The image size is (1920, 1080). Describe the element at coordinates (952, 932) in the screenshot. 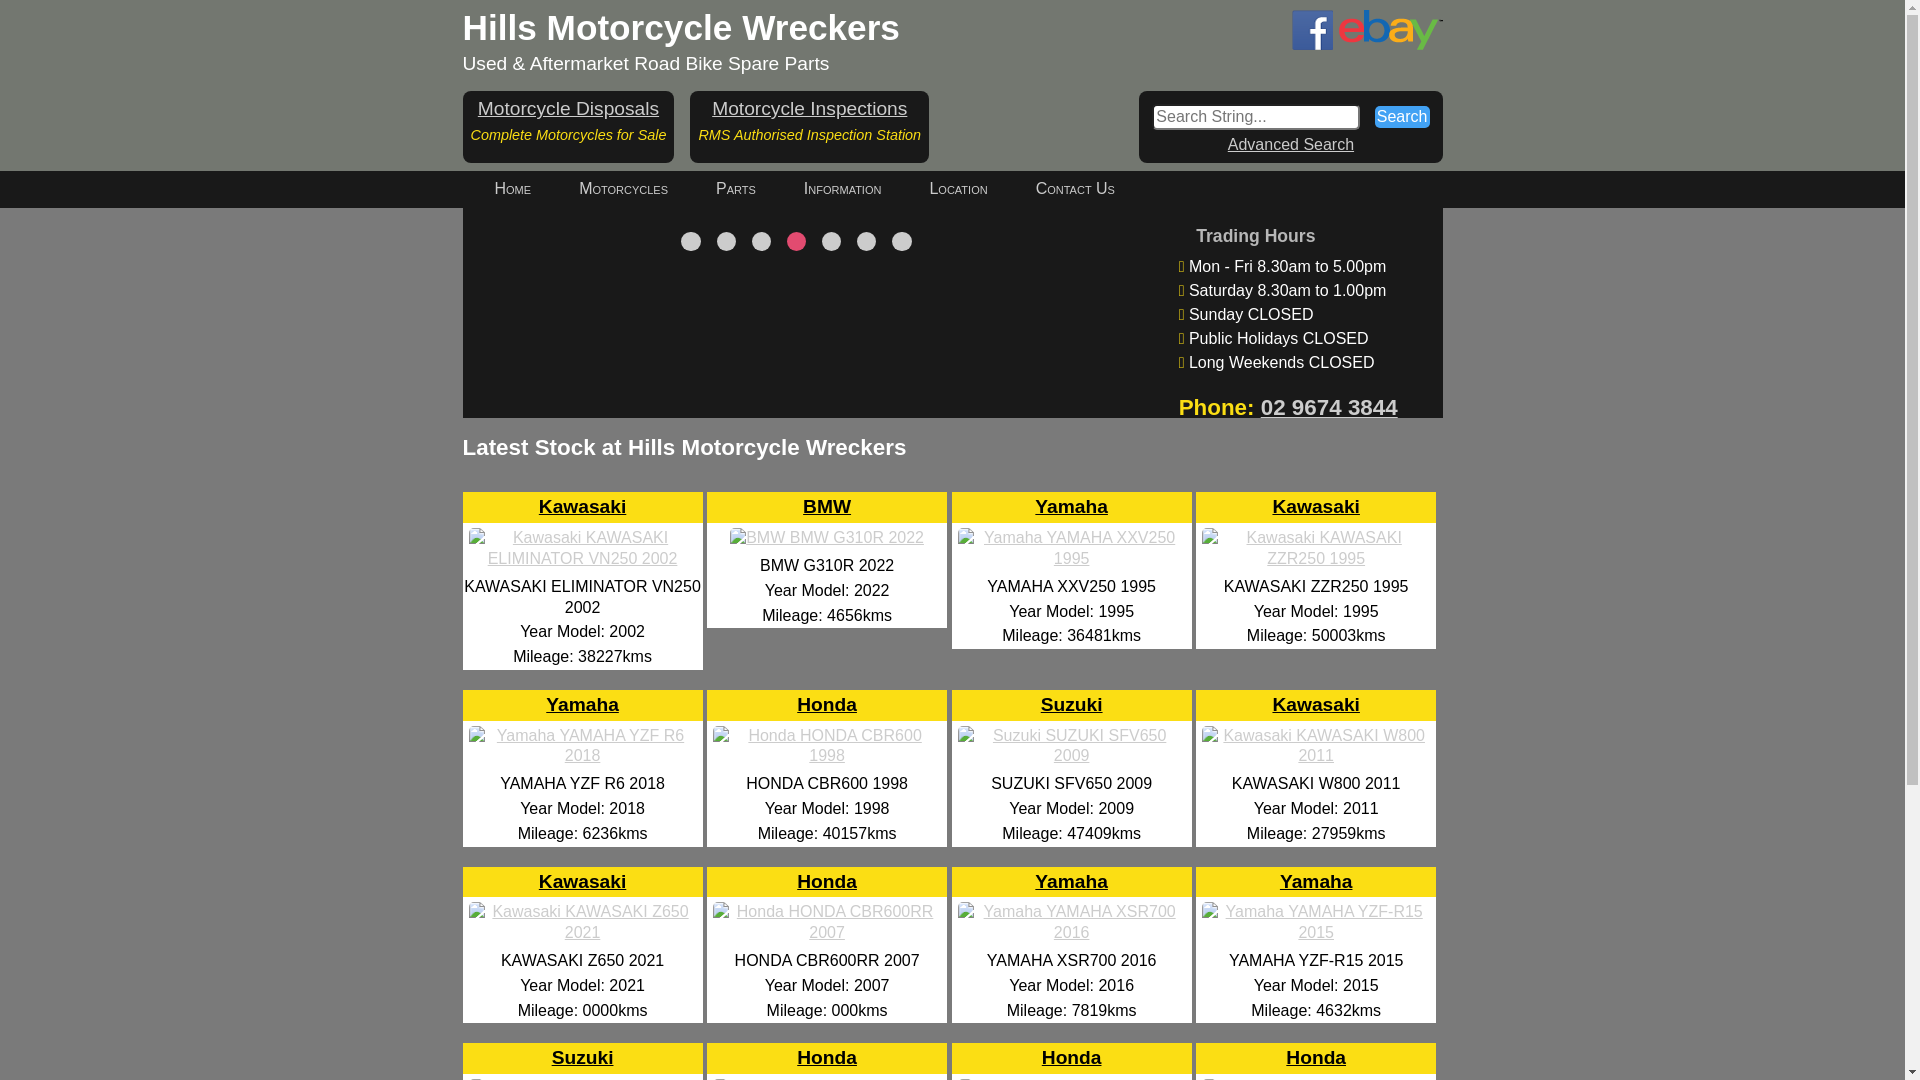

I see `'Yamaha YAMAHA XSR700  2016'` at that location.